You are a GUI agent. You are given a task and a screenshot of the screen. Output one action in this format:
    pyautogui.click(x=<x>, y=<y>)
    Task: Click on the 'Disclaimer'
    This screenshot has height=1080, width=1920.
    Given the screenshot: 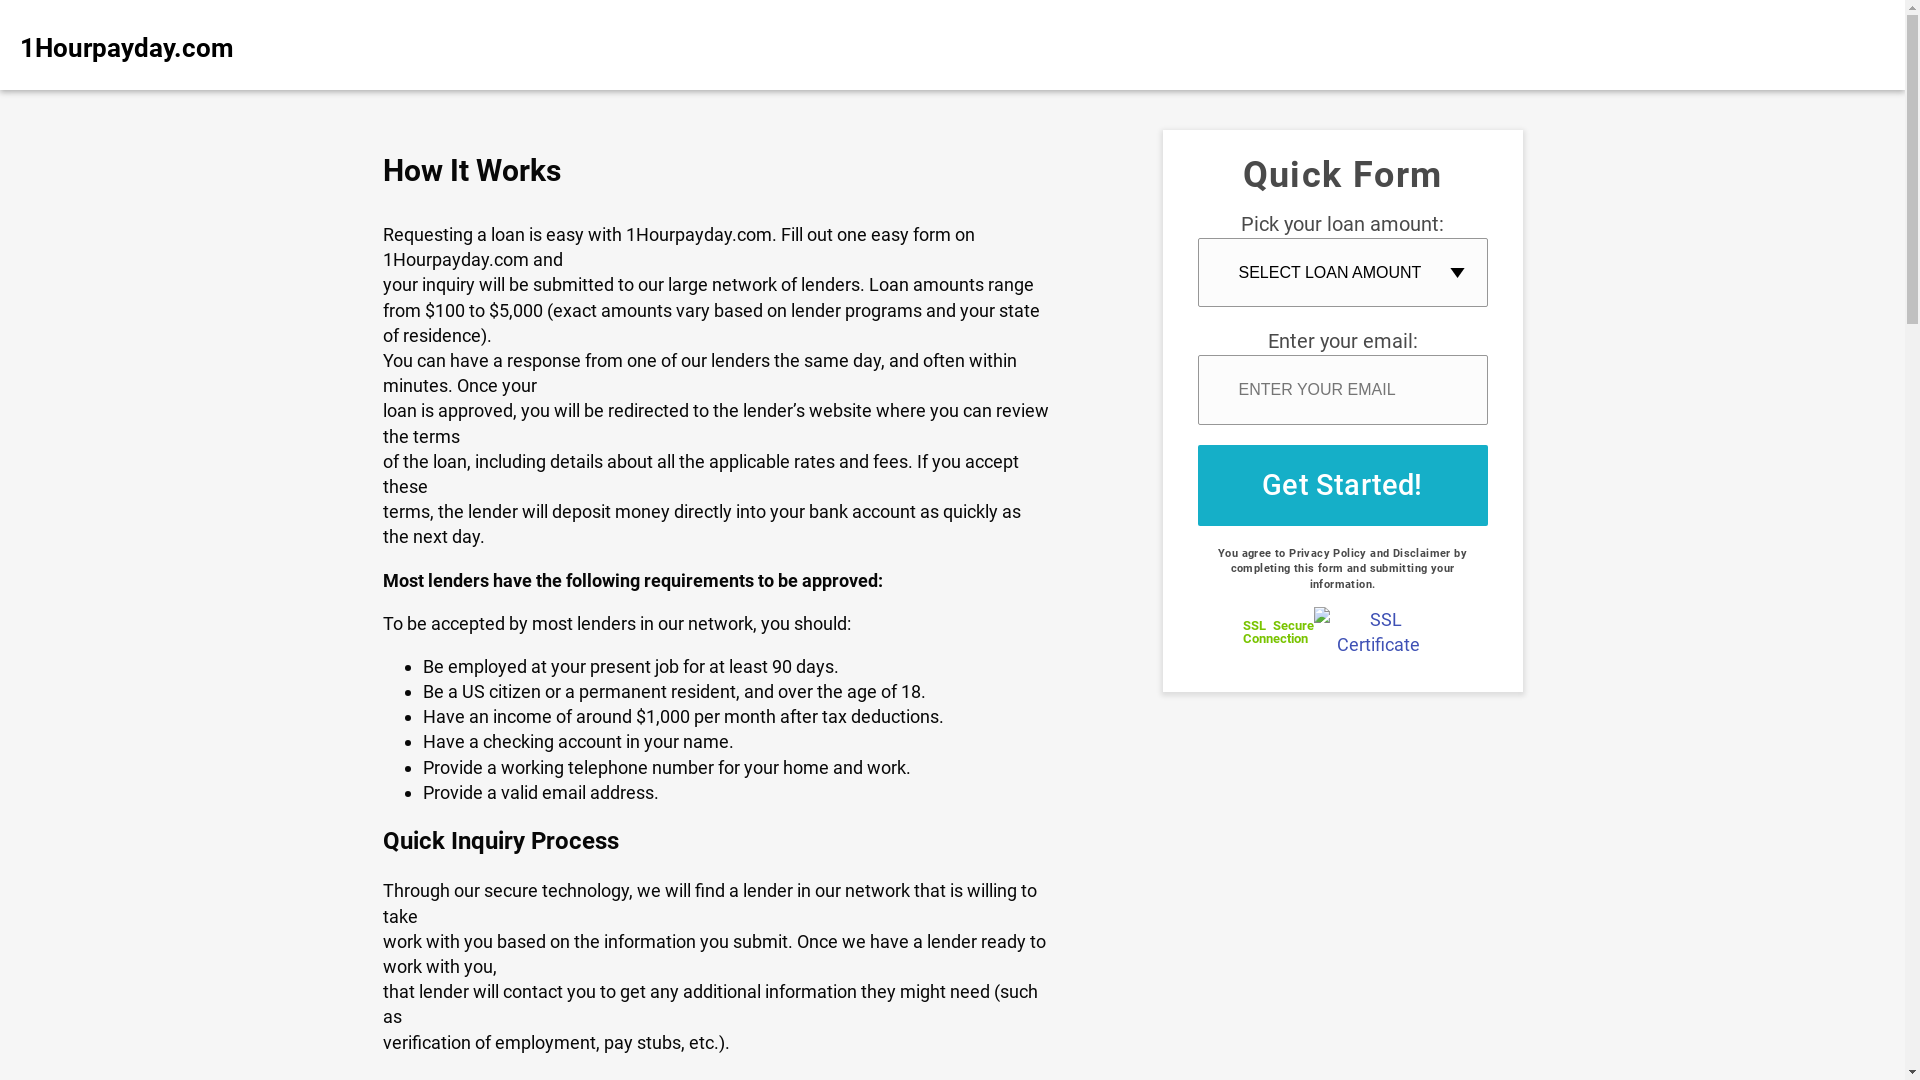 What is the action you would take?
    pyautogui.click(x=1420, y=553)
    